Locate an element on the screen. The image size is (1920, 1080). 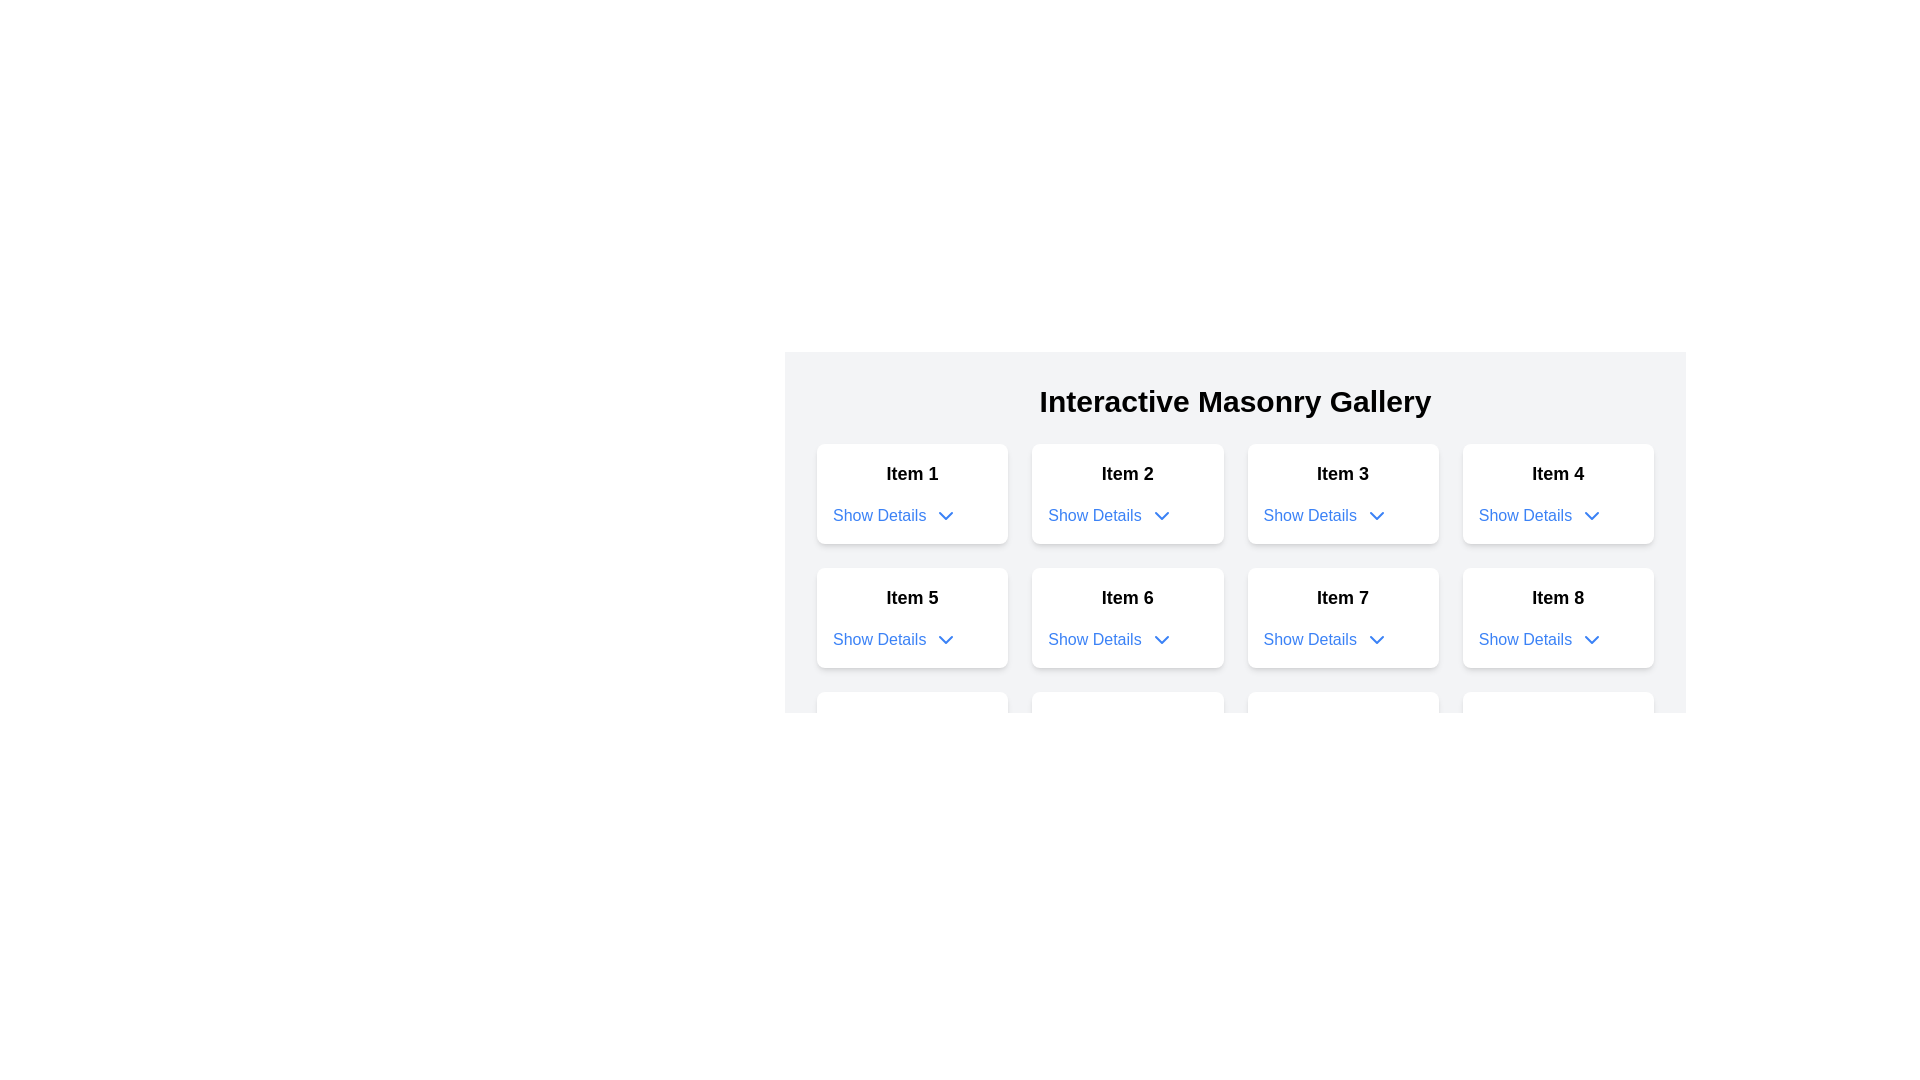
the 'Show Details' link located in the second row, third column of the grid under 'Interactive Masonry Gallery' is located at coordinates (1310, 515).